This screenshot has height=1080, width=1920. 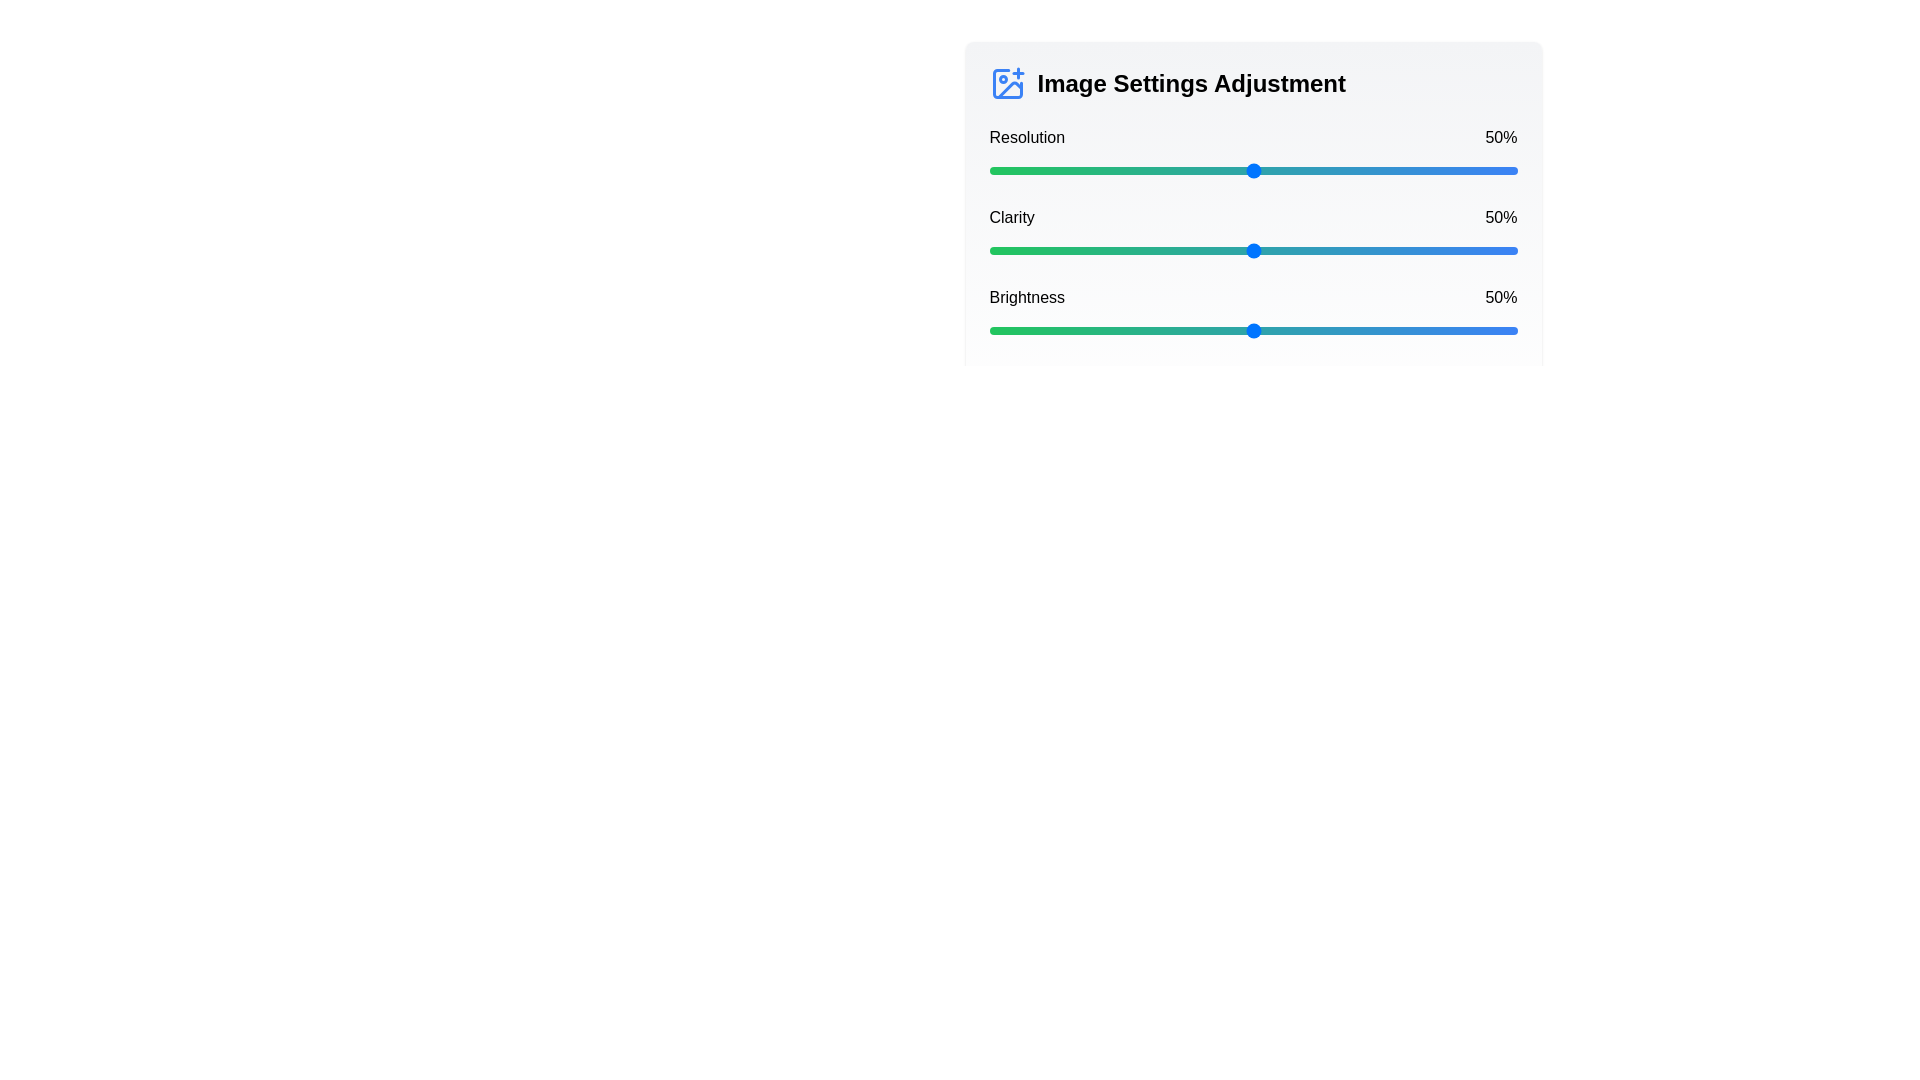 I want to click on the brightness slider to 51%, so click(x=1257, y=330).